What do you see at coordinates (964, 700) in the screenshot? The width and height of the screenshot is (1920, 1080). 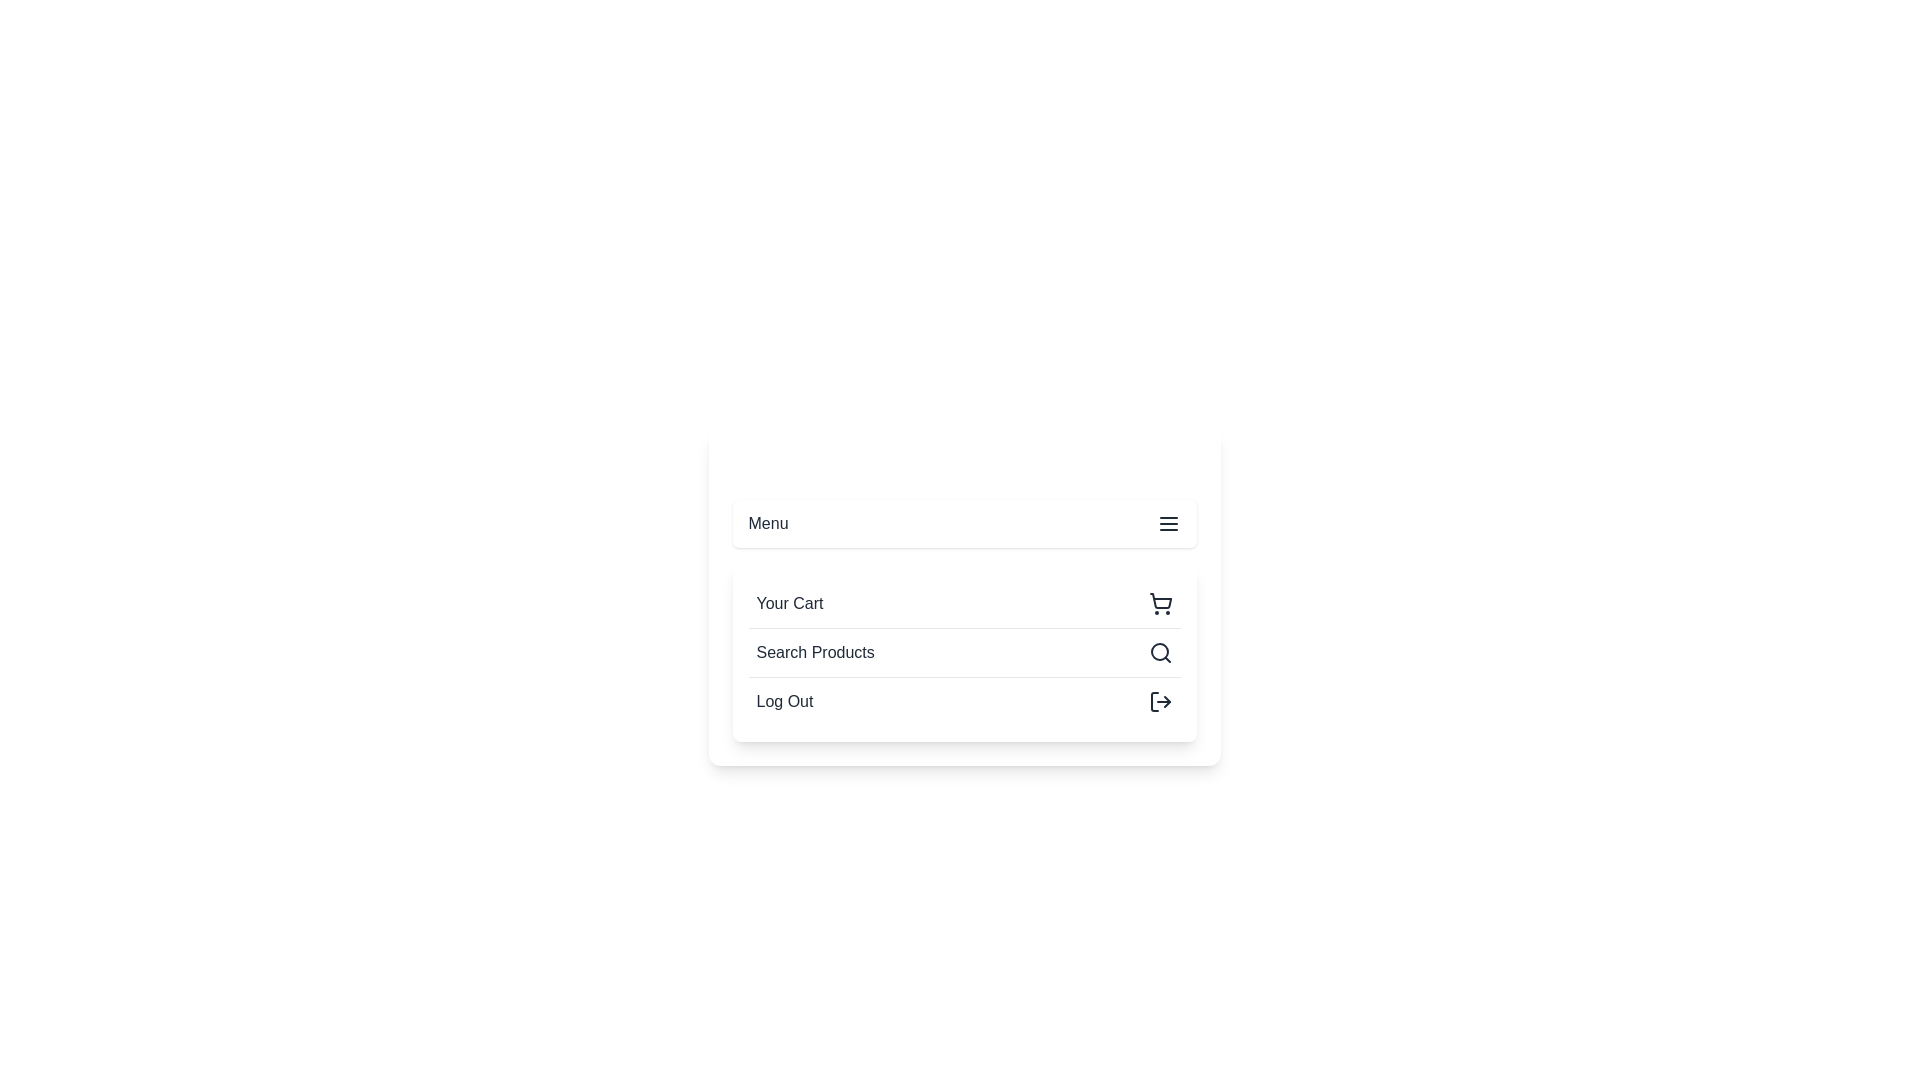 I see `the logout button located at the bottom of the dropdown menu, below 'Your Cart' and 'Search Products'` at bounding box center [964, 700].